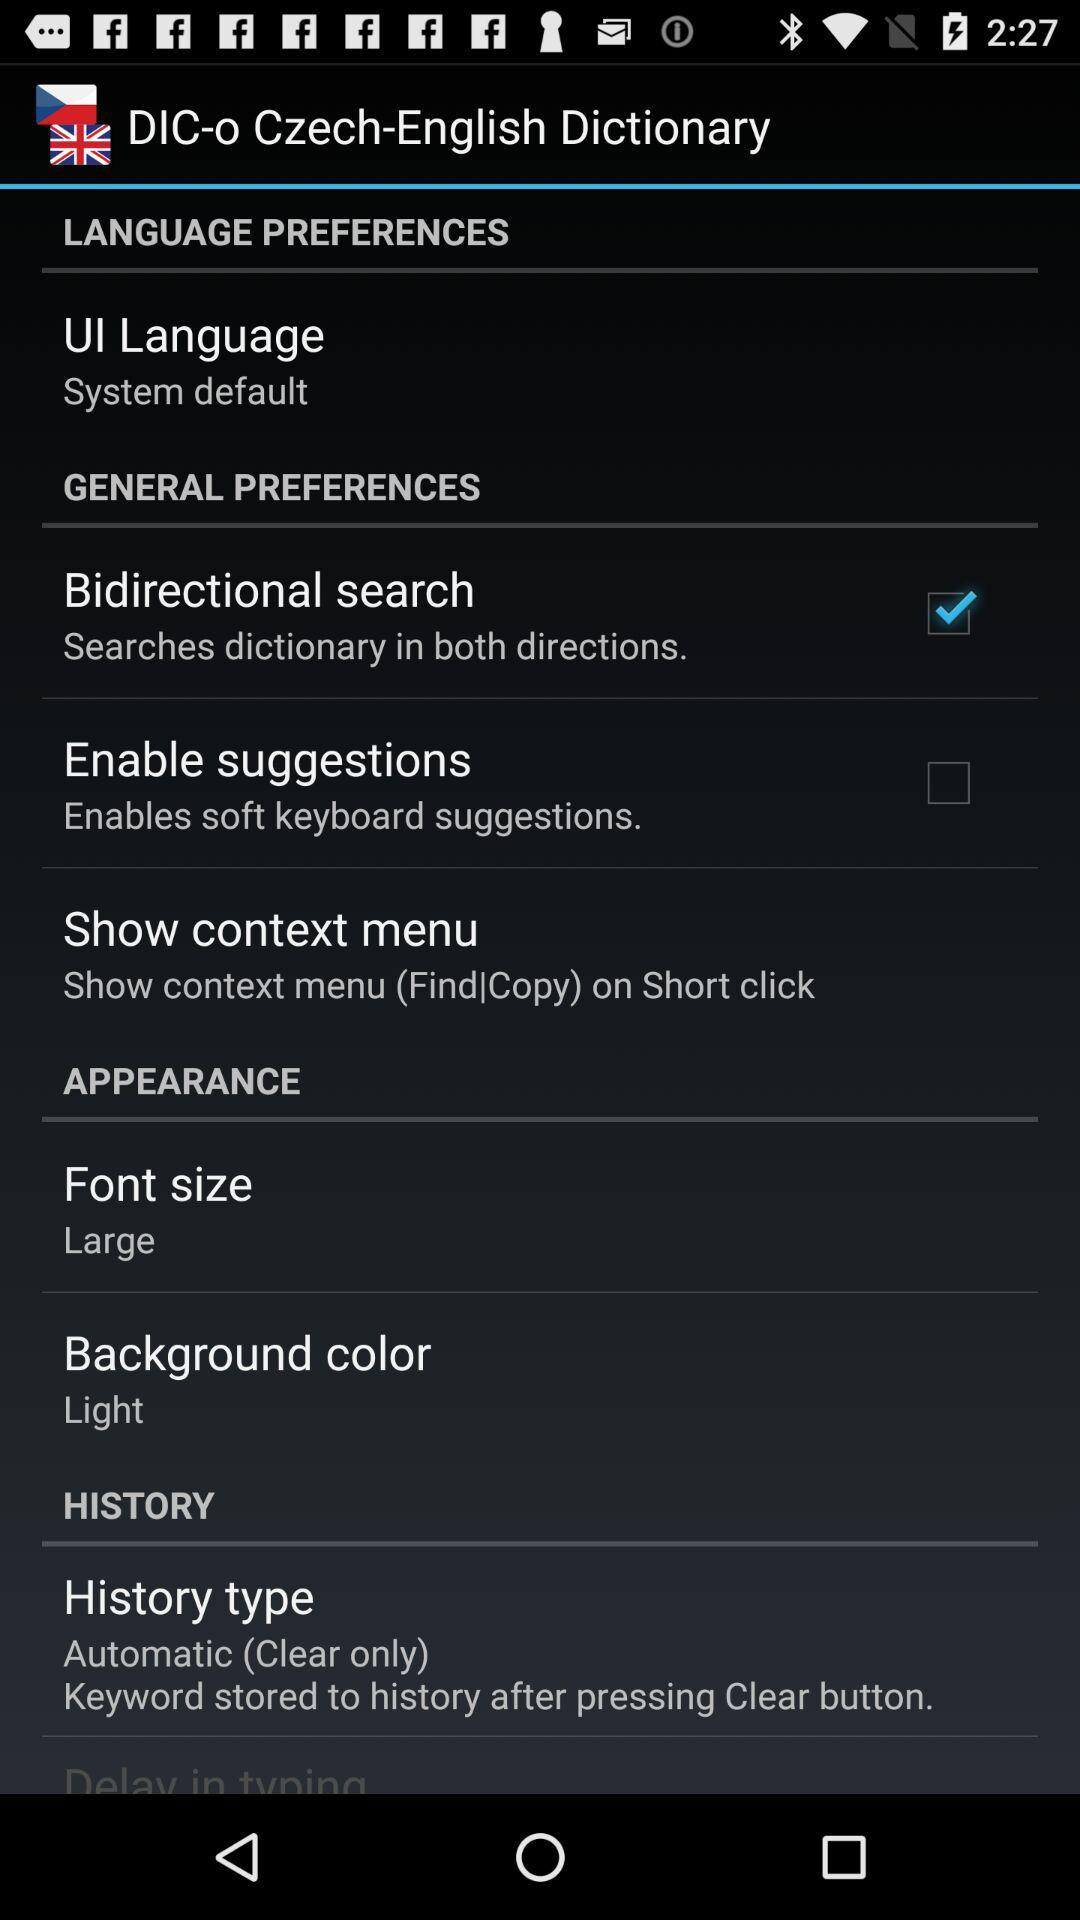 This screenshot has height=1920, width=1080. Describe the element at coordinates (188, 1594) in the screenshot. I see `app below history item` at that location.